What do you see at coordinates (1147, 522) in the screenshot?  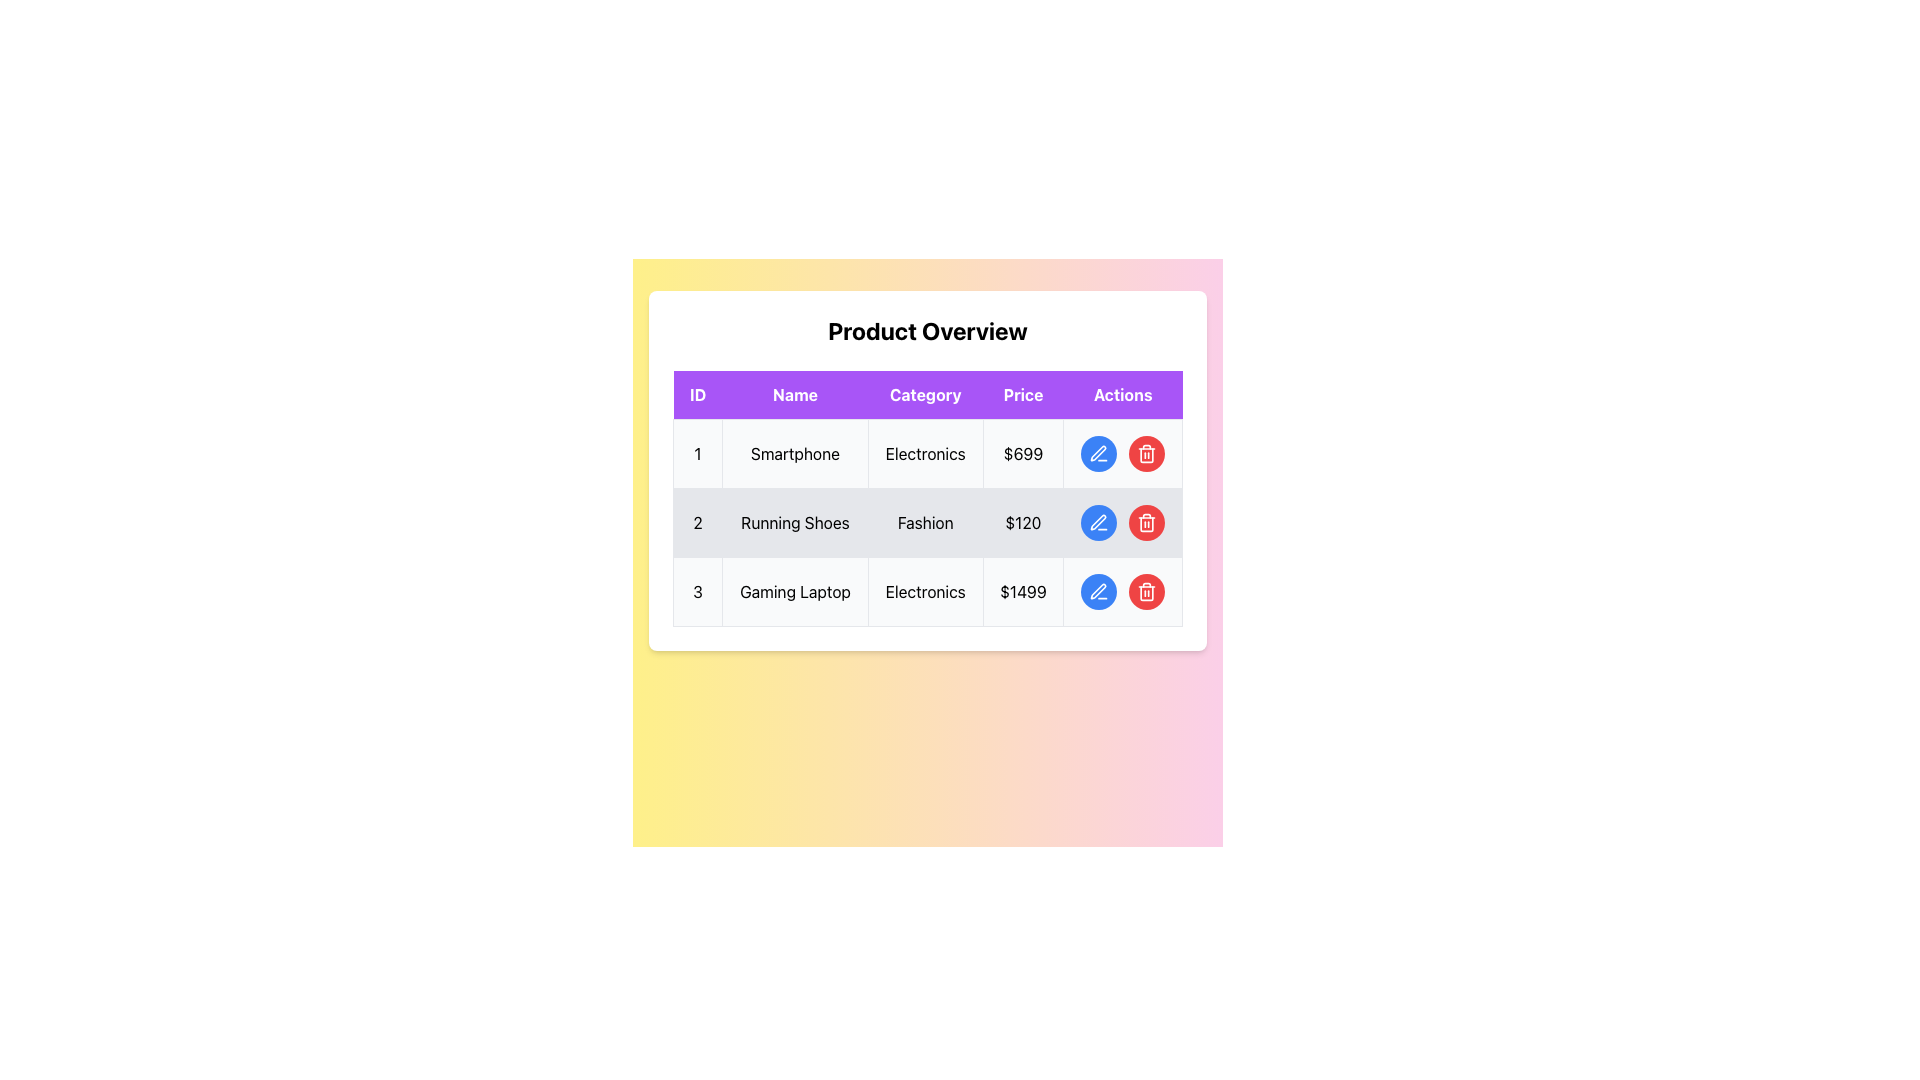 I see `the circular red delete button with a white trash can icon, located in the 'Actions' column of the second row` at bounding box center [1147, 522].